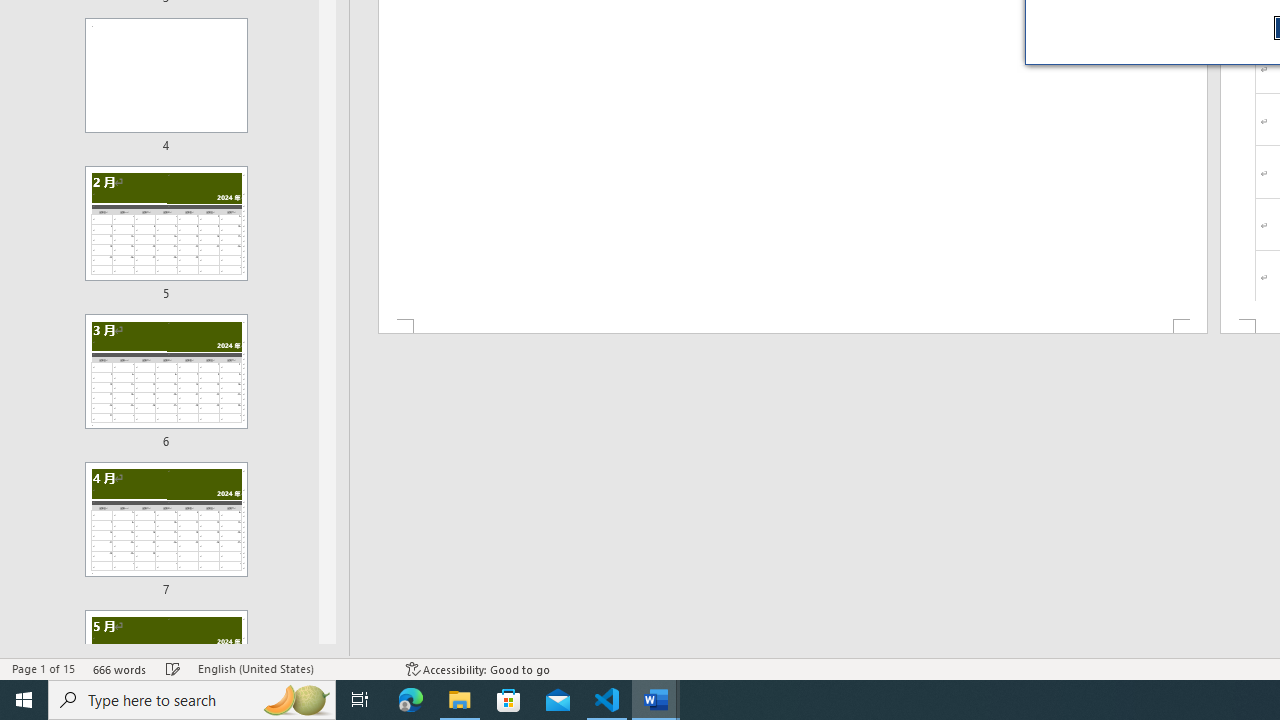 The width and height of the screenshot is (1280, 720). Describe the element at coordinates (43, 669) in the screenshot. I see `'Page Number Page 1 of 15'` at that location.